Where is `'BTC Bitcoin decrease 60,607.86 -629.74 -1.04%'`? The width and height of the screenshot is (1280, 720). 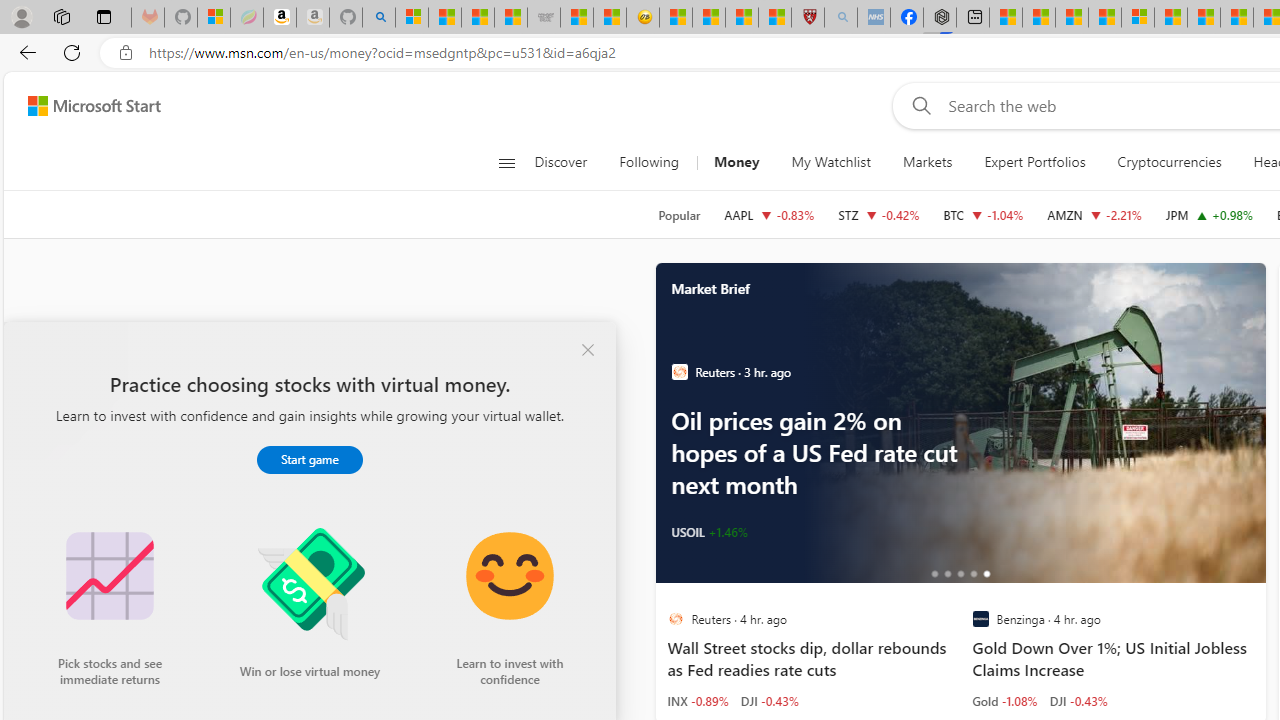 'BTC Bitcoin decrease 60,607.86 -629.74 -1.04%' is located at coordinates (983, 214).